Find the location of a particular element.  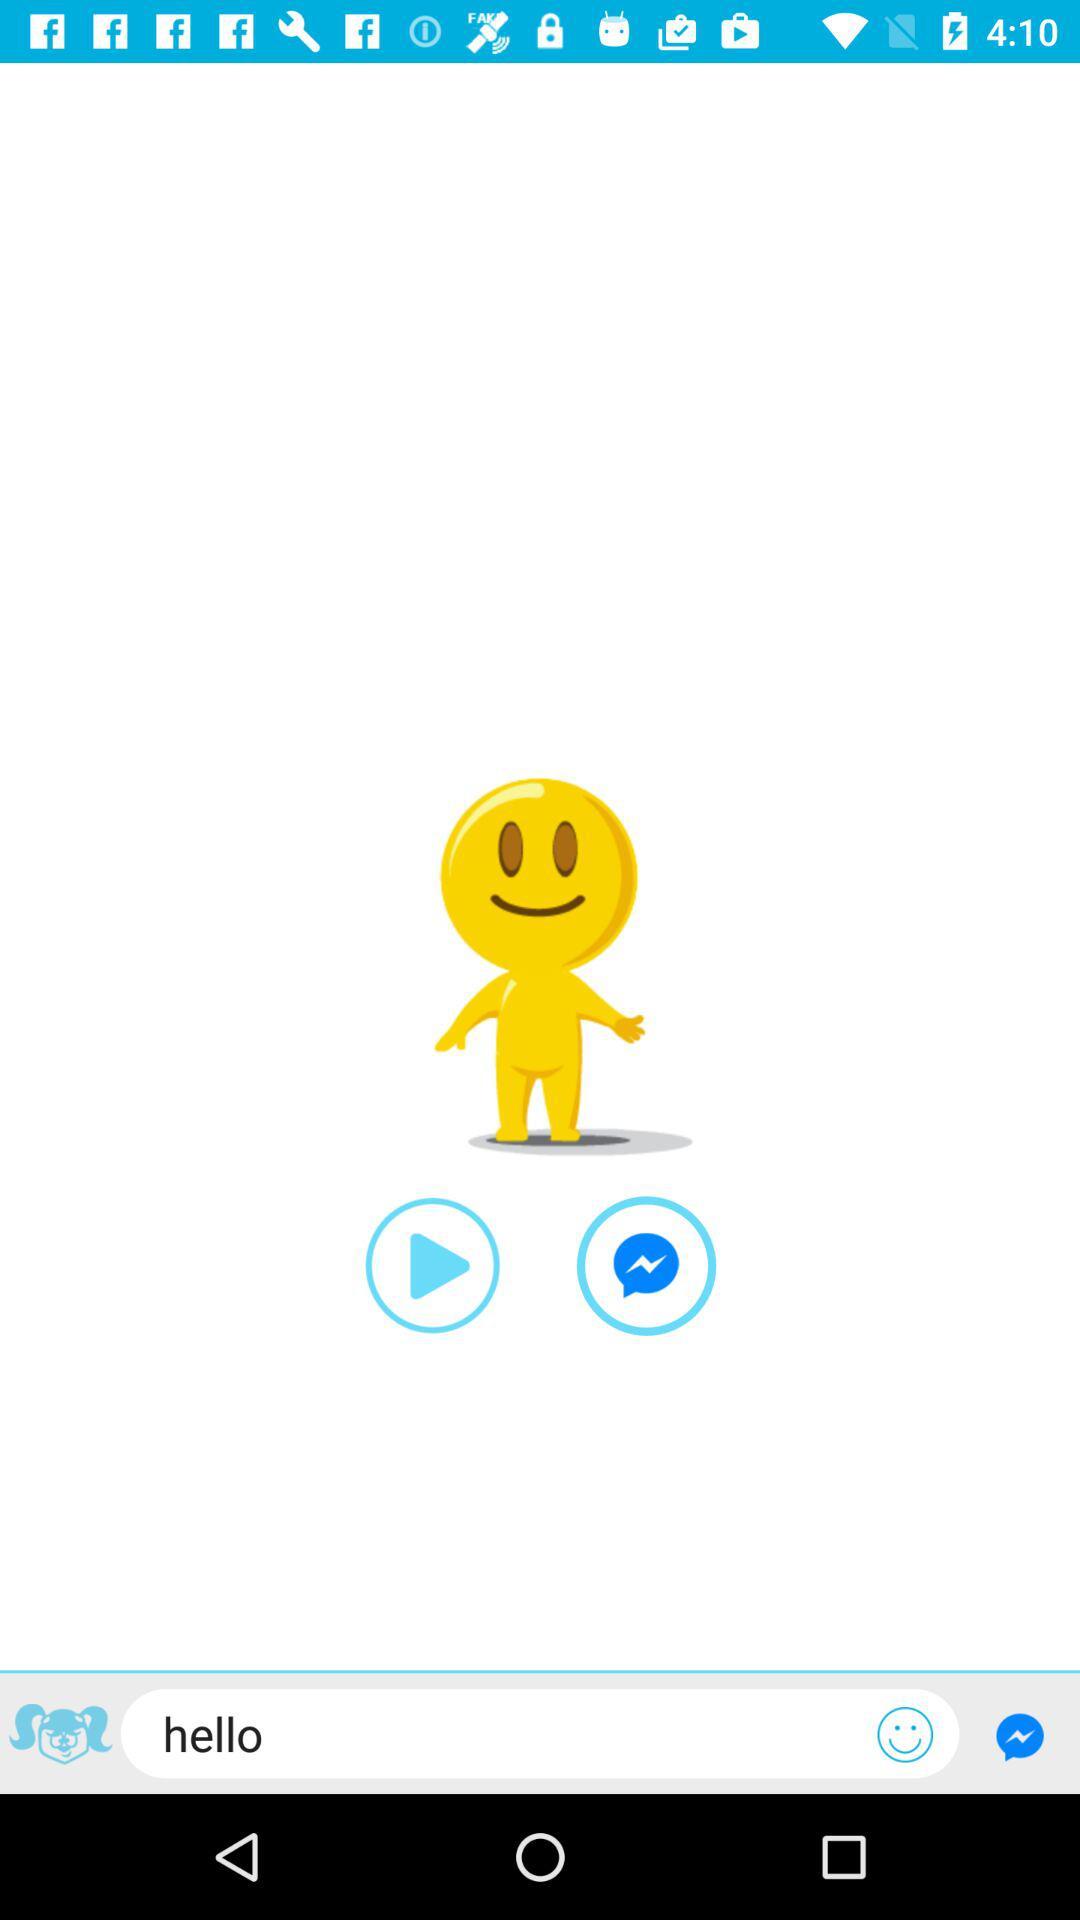

messenger option is located at coordinates (646, 1265).